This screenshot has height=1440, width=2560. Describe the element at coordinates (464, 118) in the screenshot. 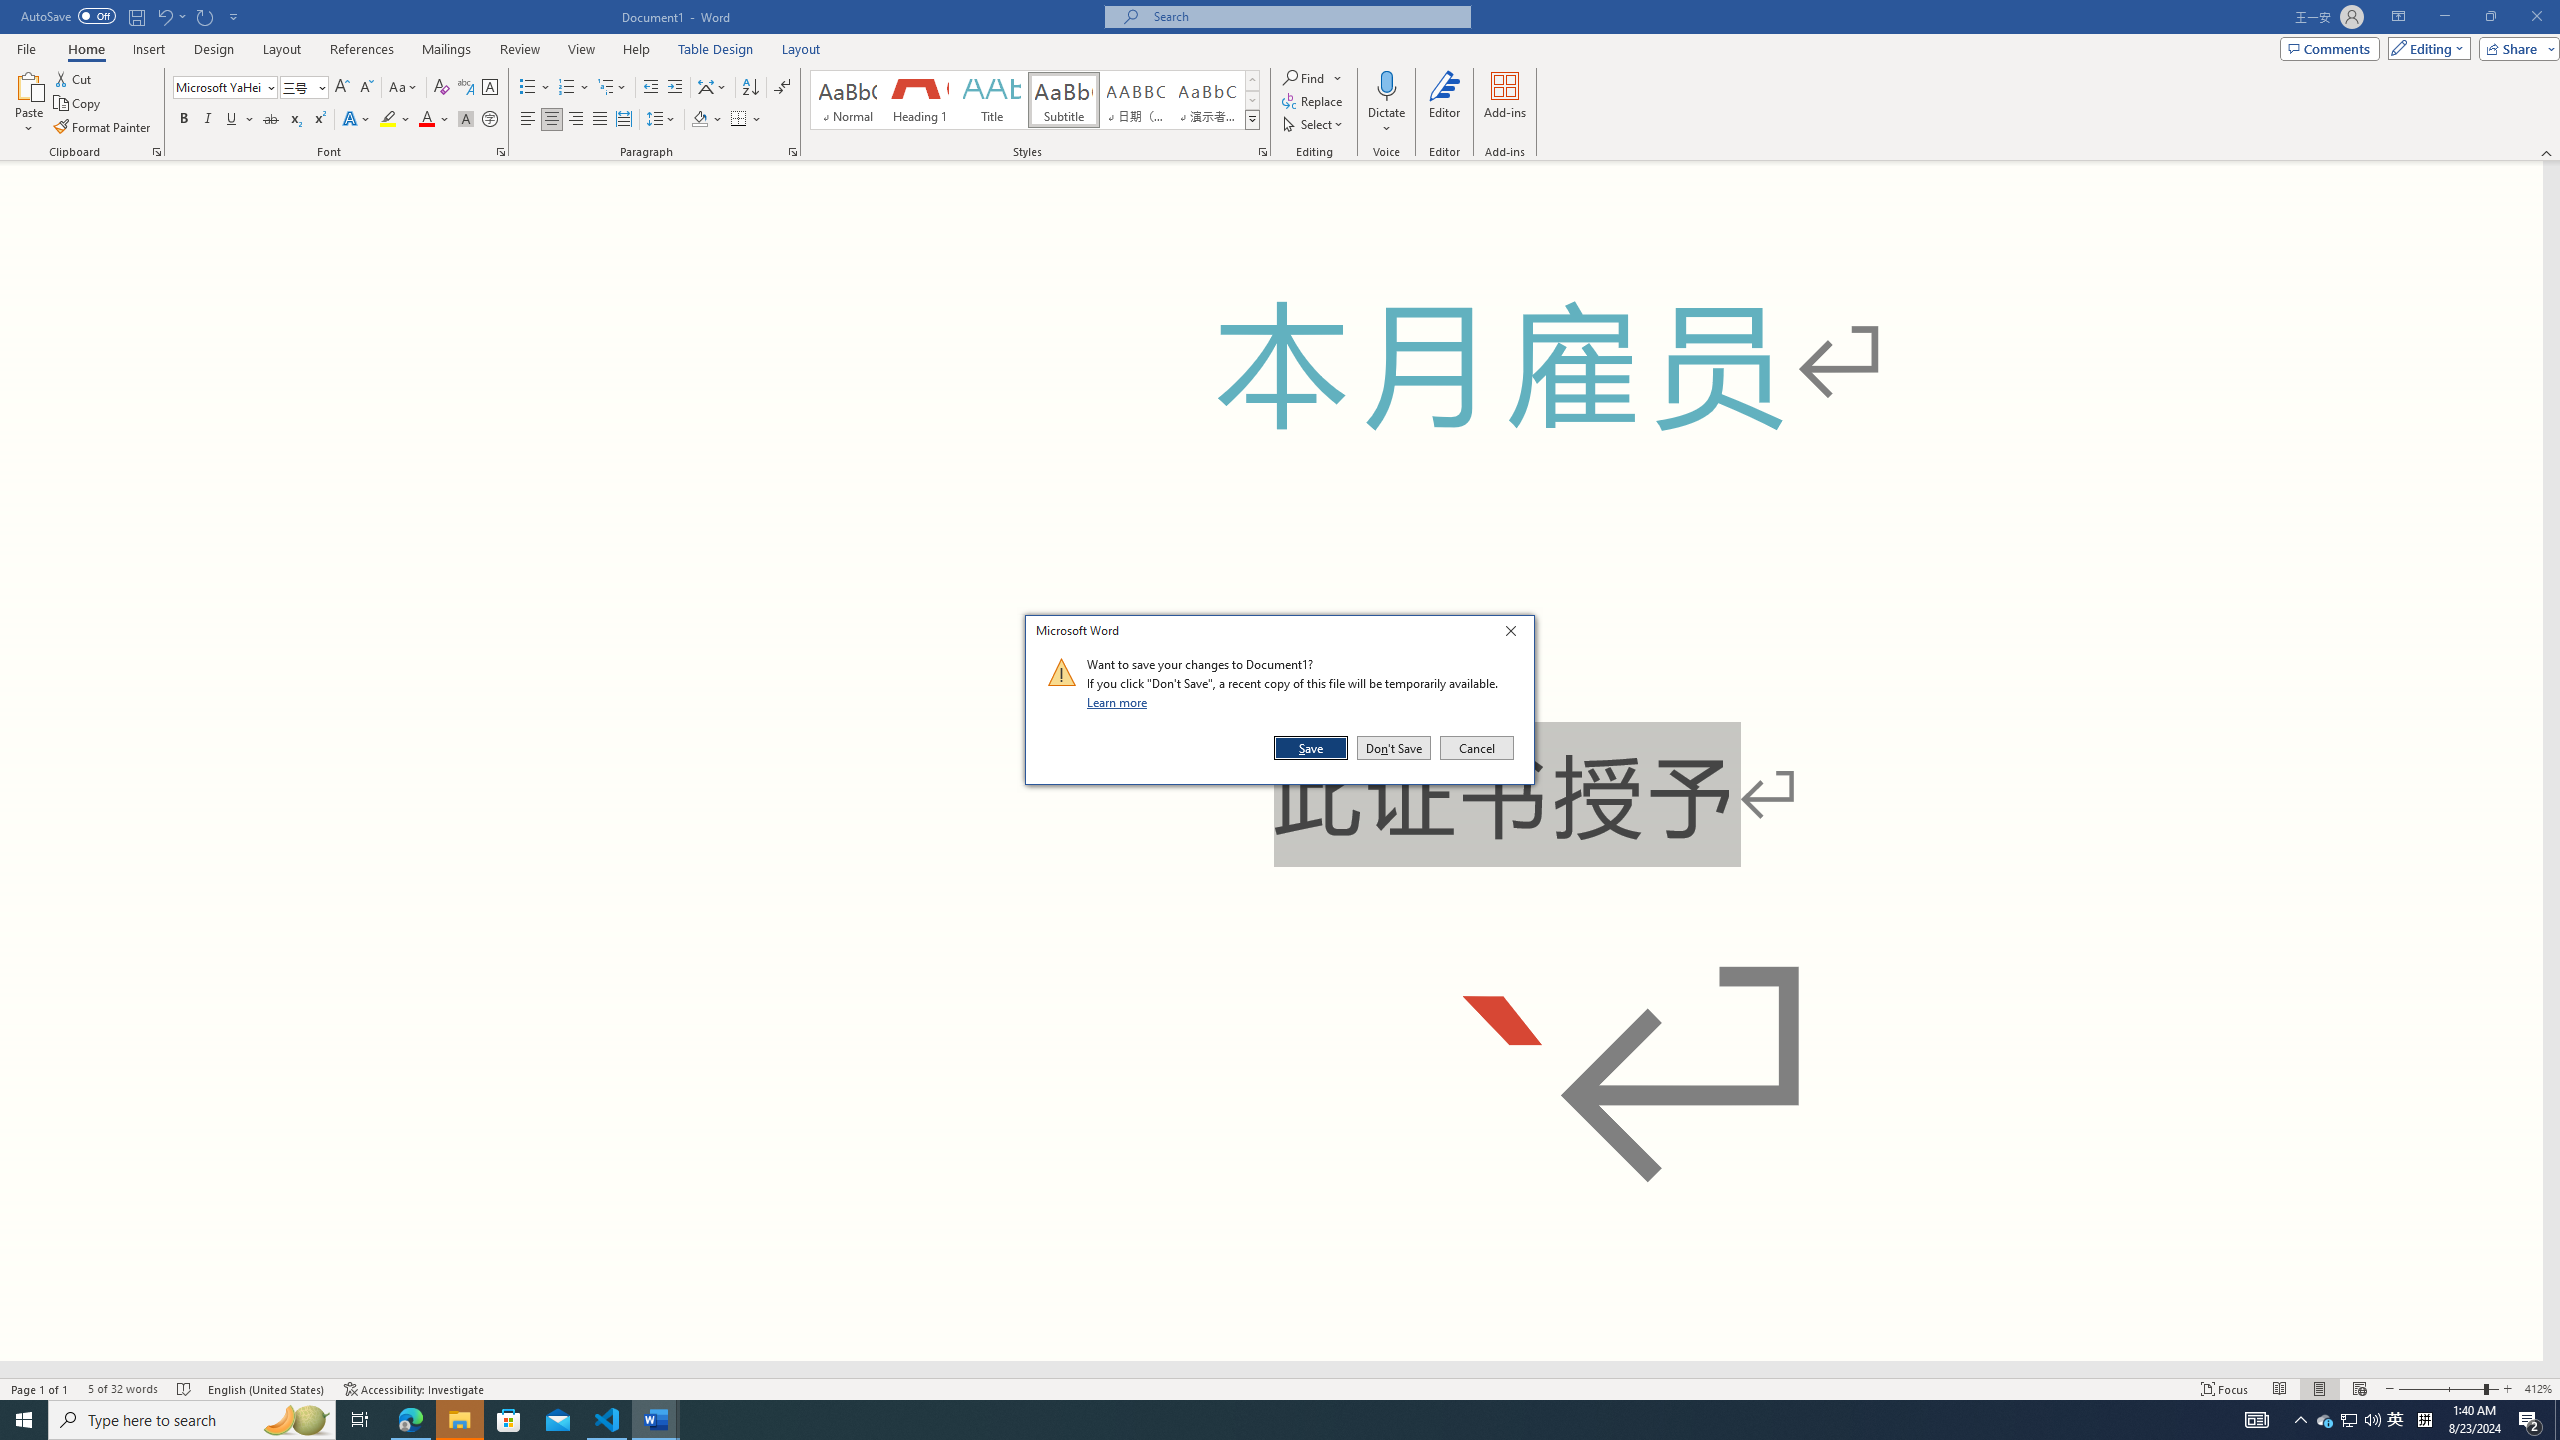

I see `'Character Shading'` at that location.